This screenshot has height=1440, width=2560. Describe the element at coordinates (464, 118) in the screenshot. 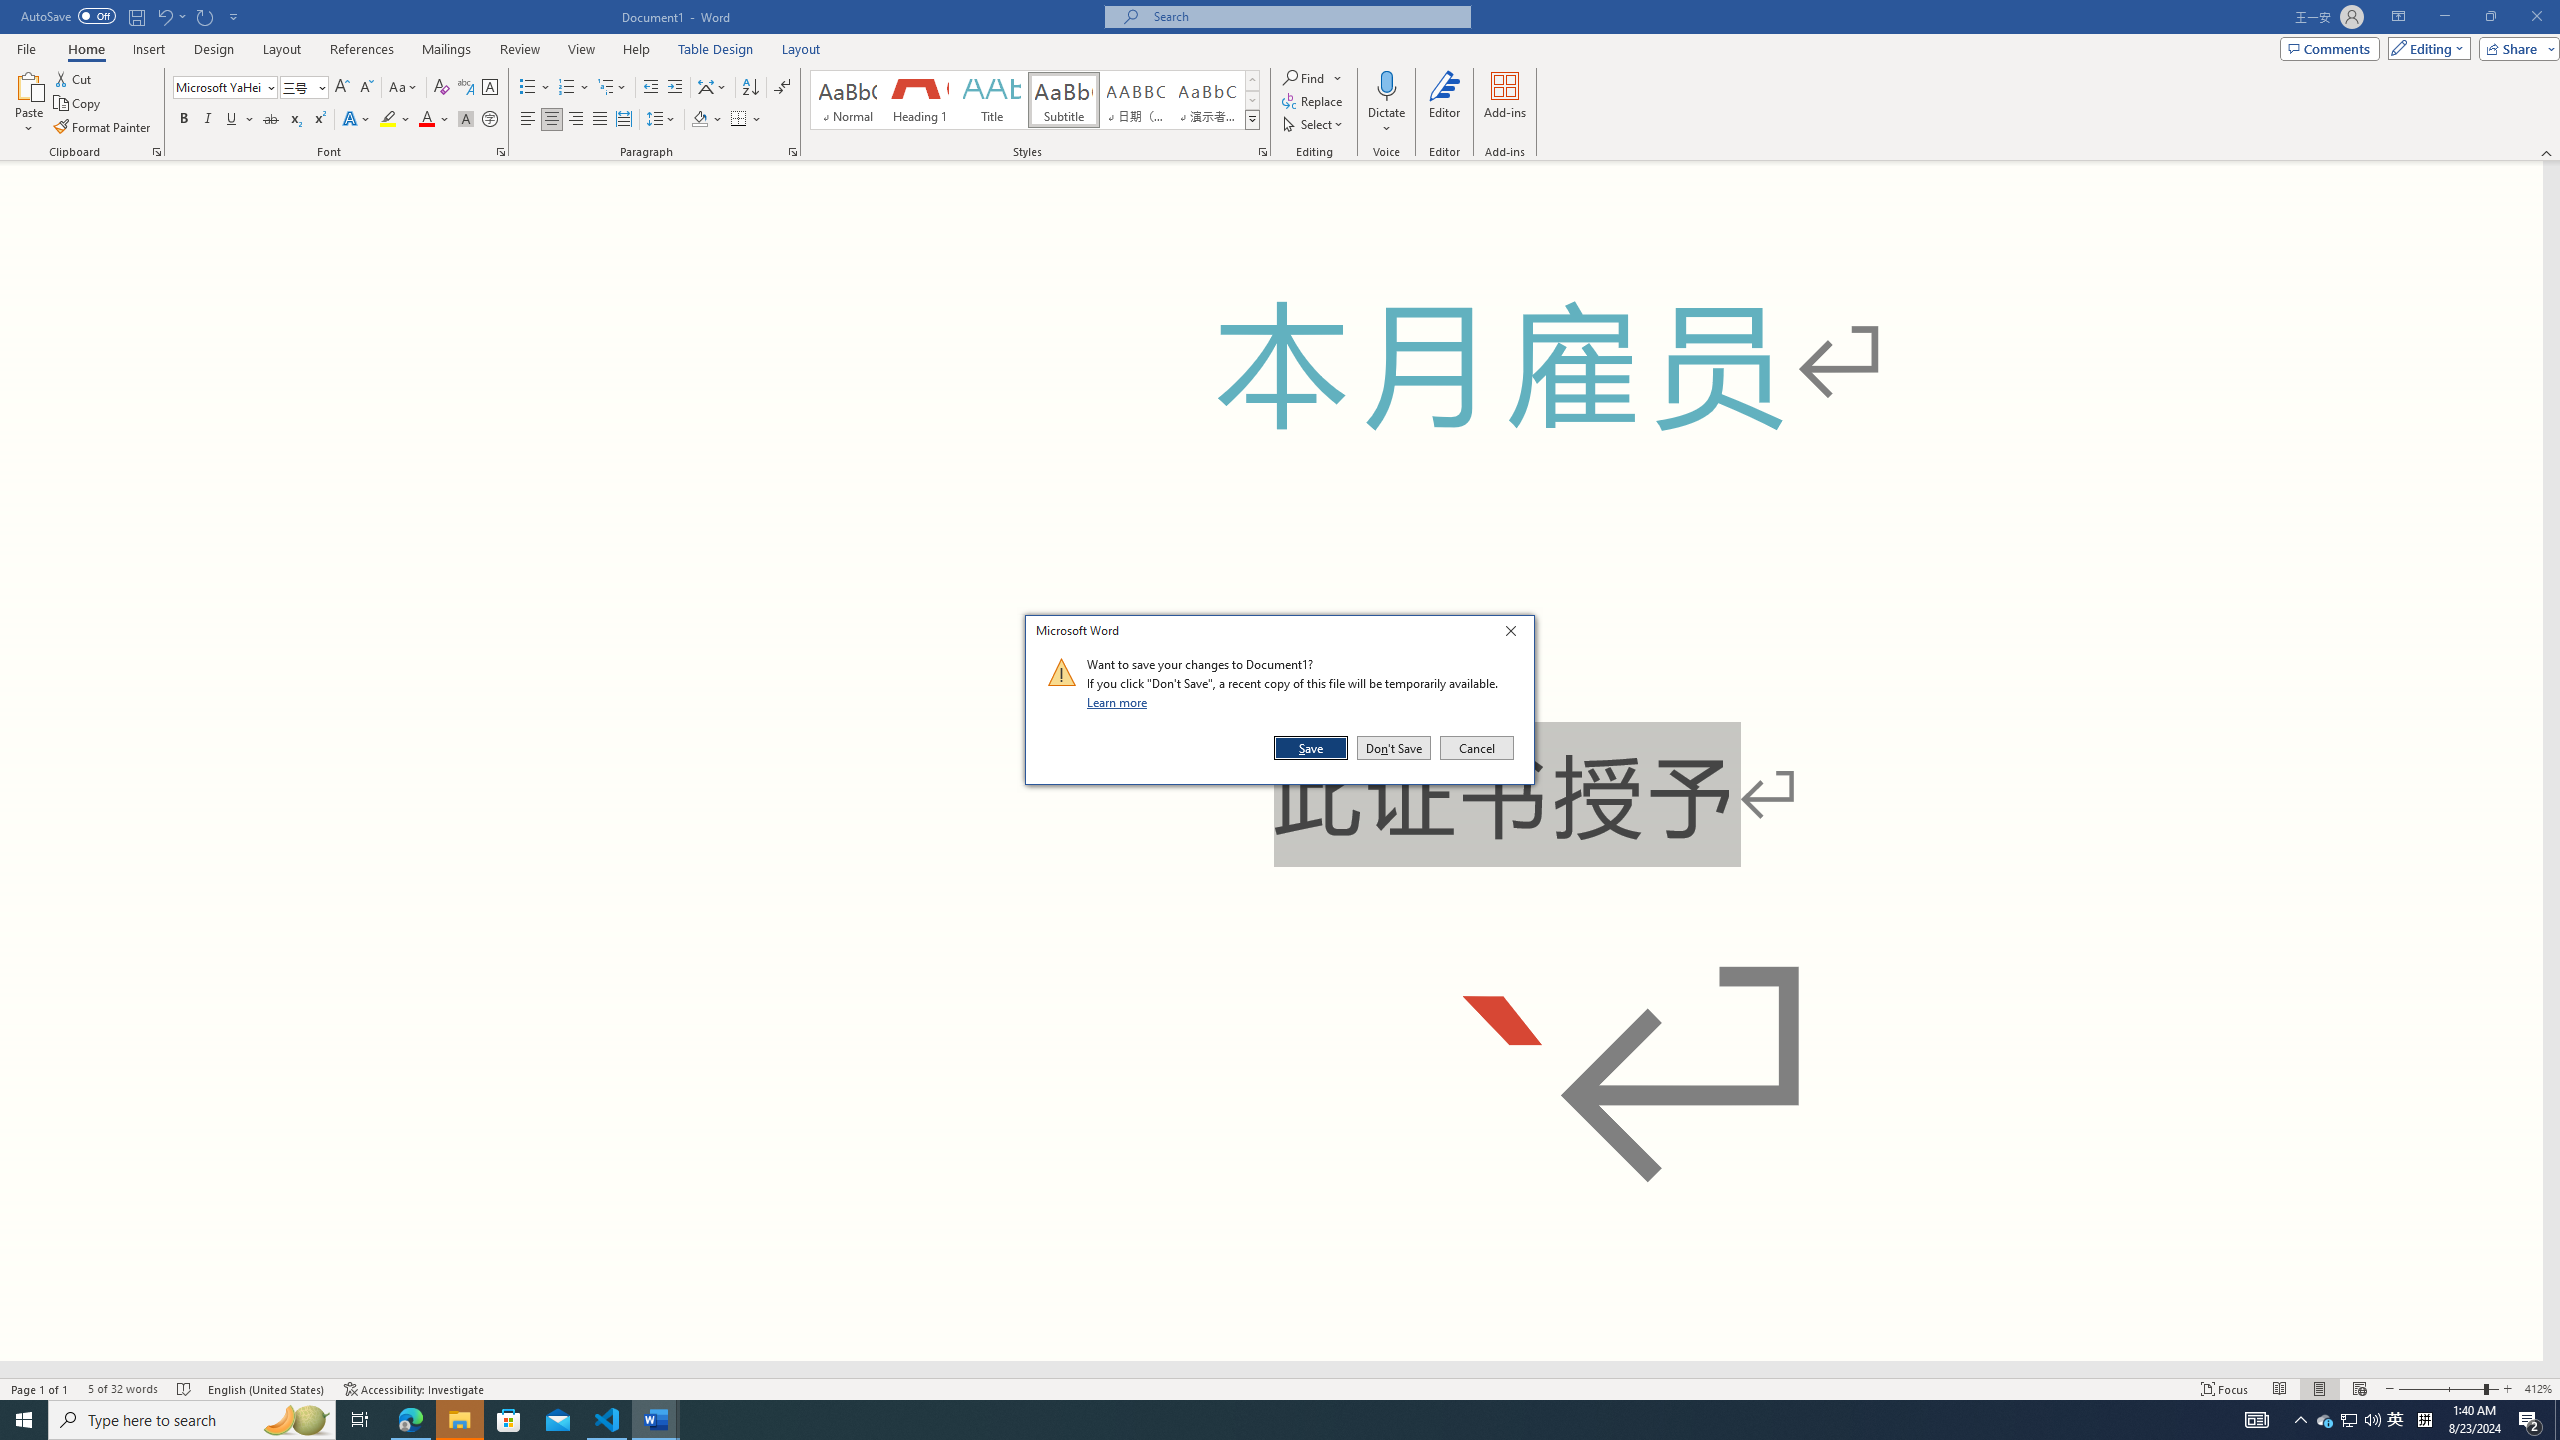

I see `'Character Shading'` at that location.